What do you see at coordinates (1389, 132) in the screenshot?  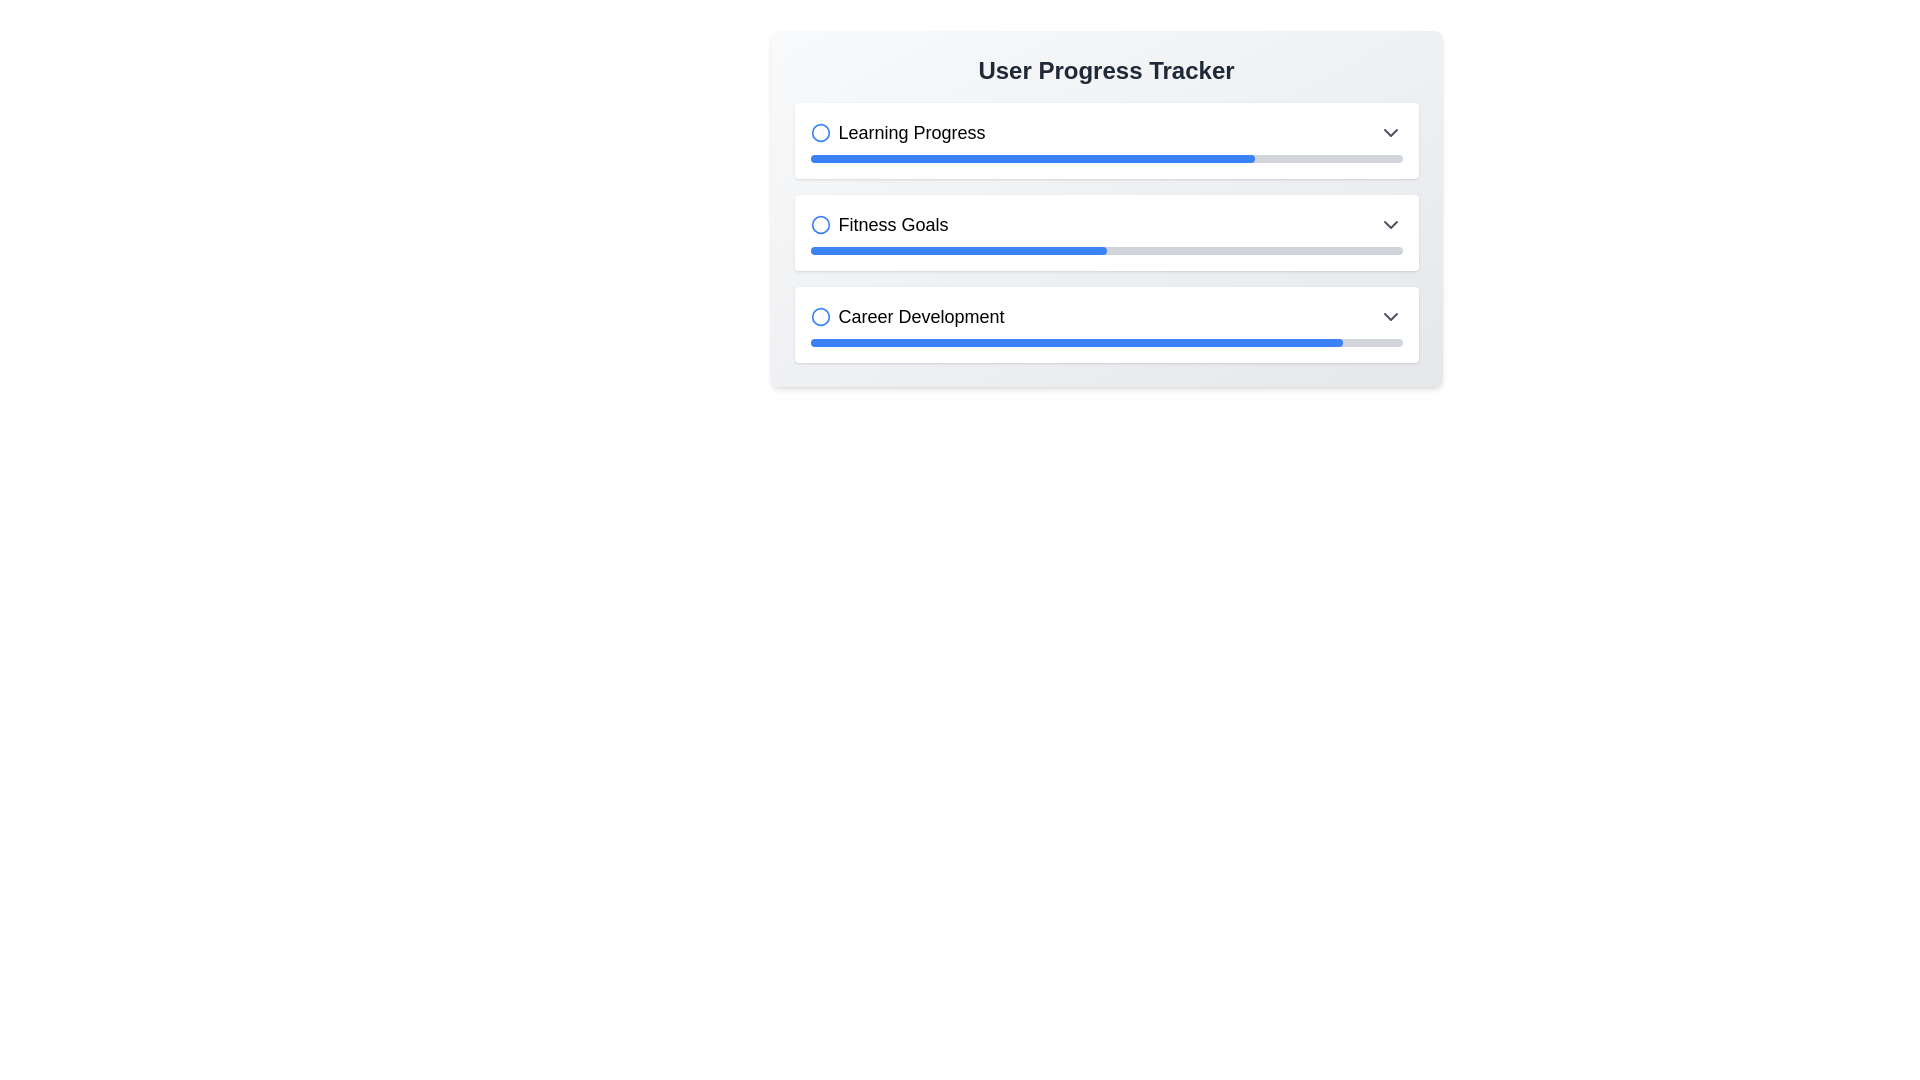 I see `the downward-pointing gray arrow icon of the Dropdown button located at the far-right end of the 'Learning Progress' section to trigger the hover effect` at bounding box center [1389, 132].